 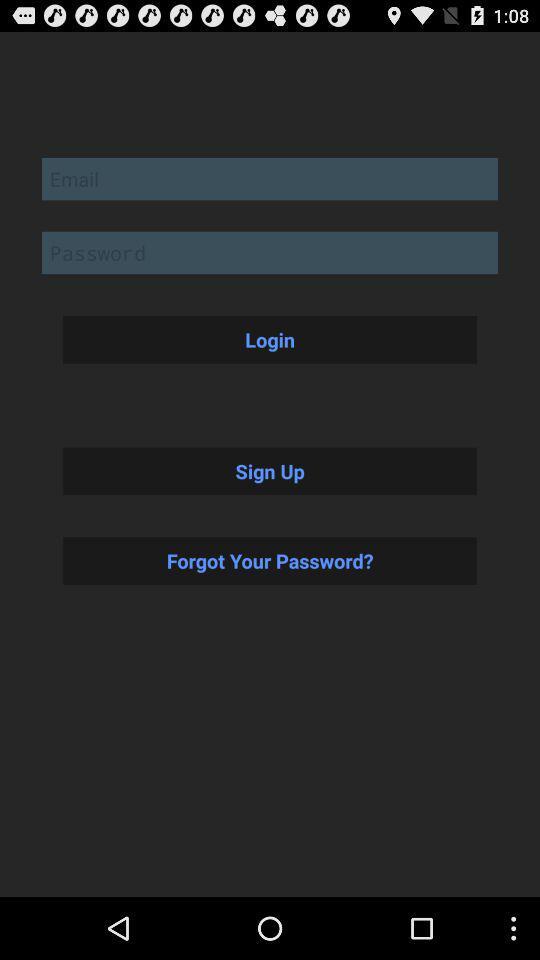 What do you see at coordinates (270, 339) in the screenshot?
I see `the login item` at bounding box center [270, 339].